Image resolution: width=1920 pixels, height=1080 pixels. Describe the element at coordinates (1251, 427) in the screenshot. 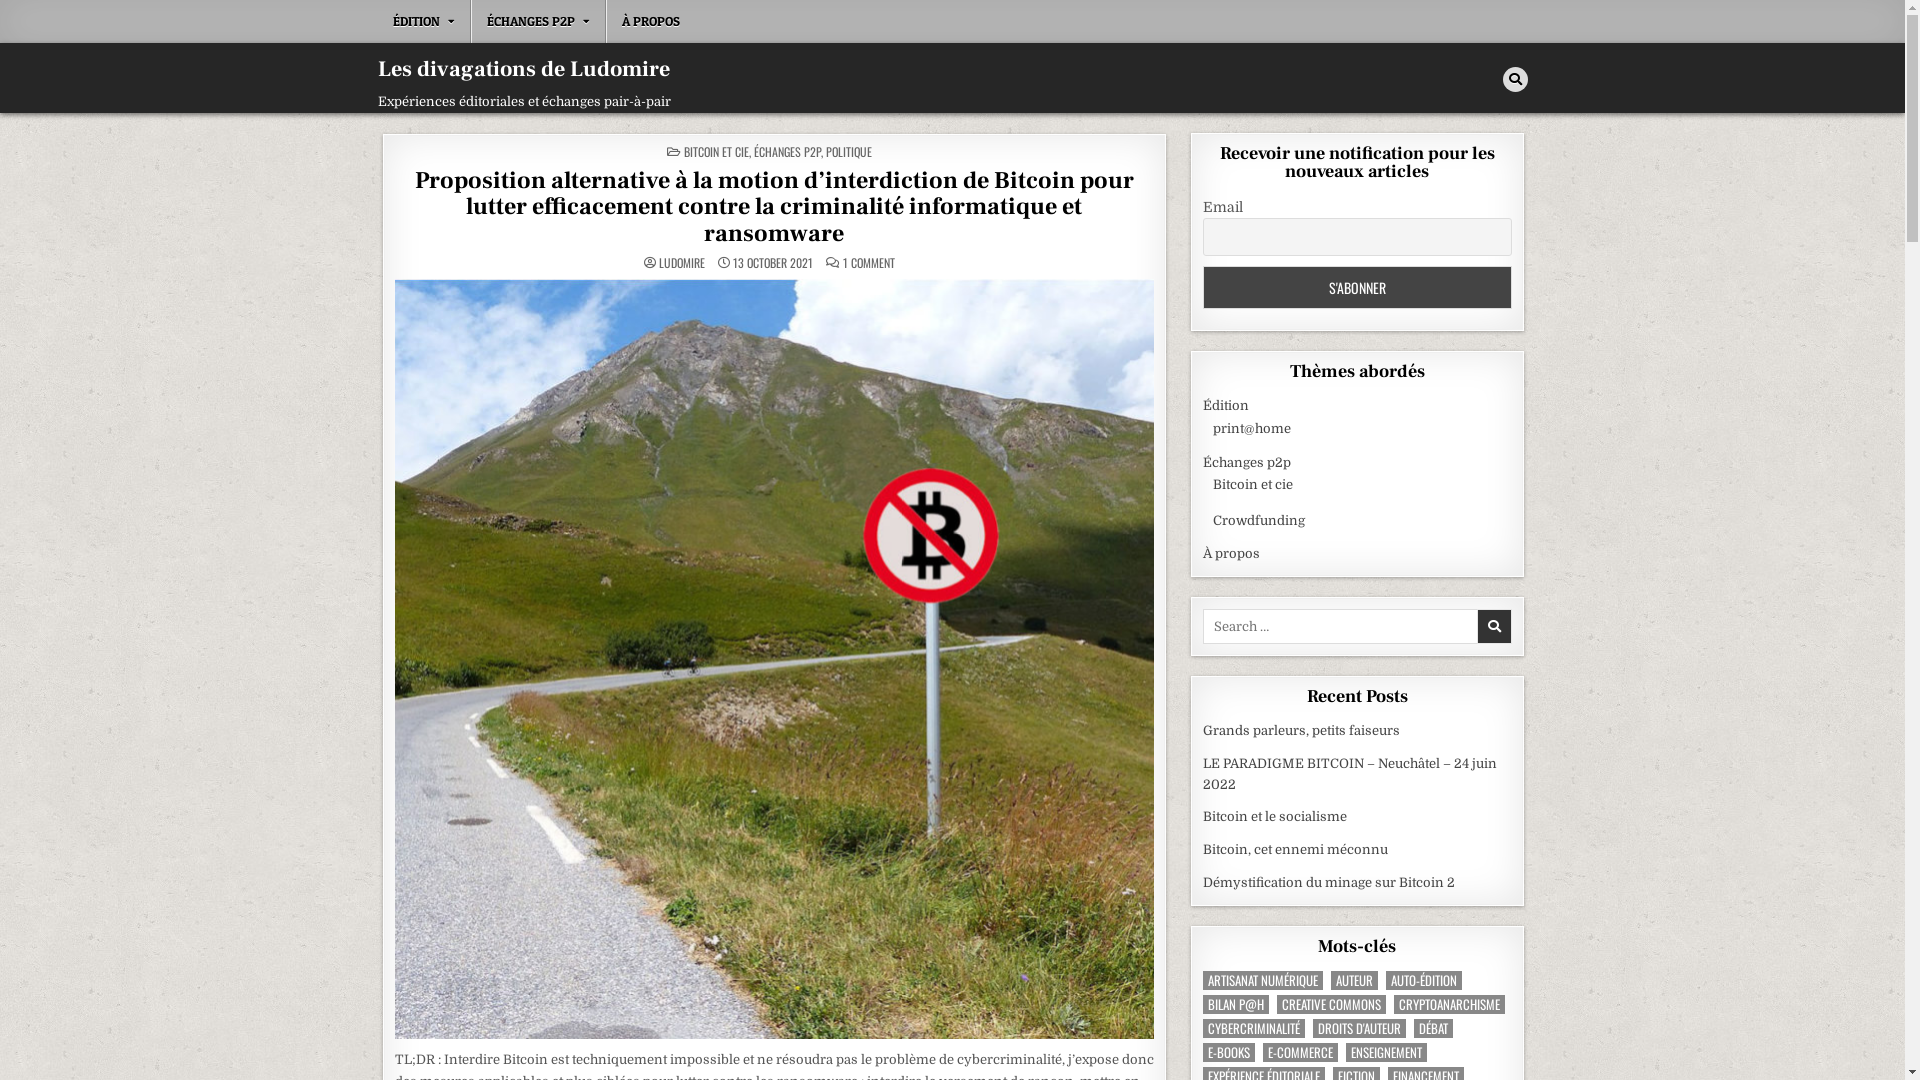

I see `'print@home'` at that location.